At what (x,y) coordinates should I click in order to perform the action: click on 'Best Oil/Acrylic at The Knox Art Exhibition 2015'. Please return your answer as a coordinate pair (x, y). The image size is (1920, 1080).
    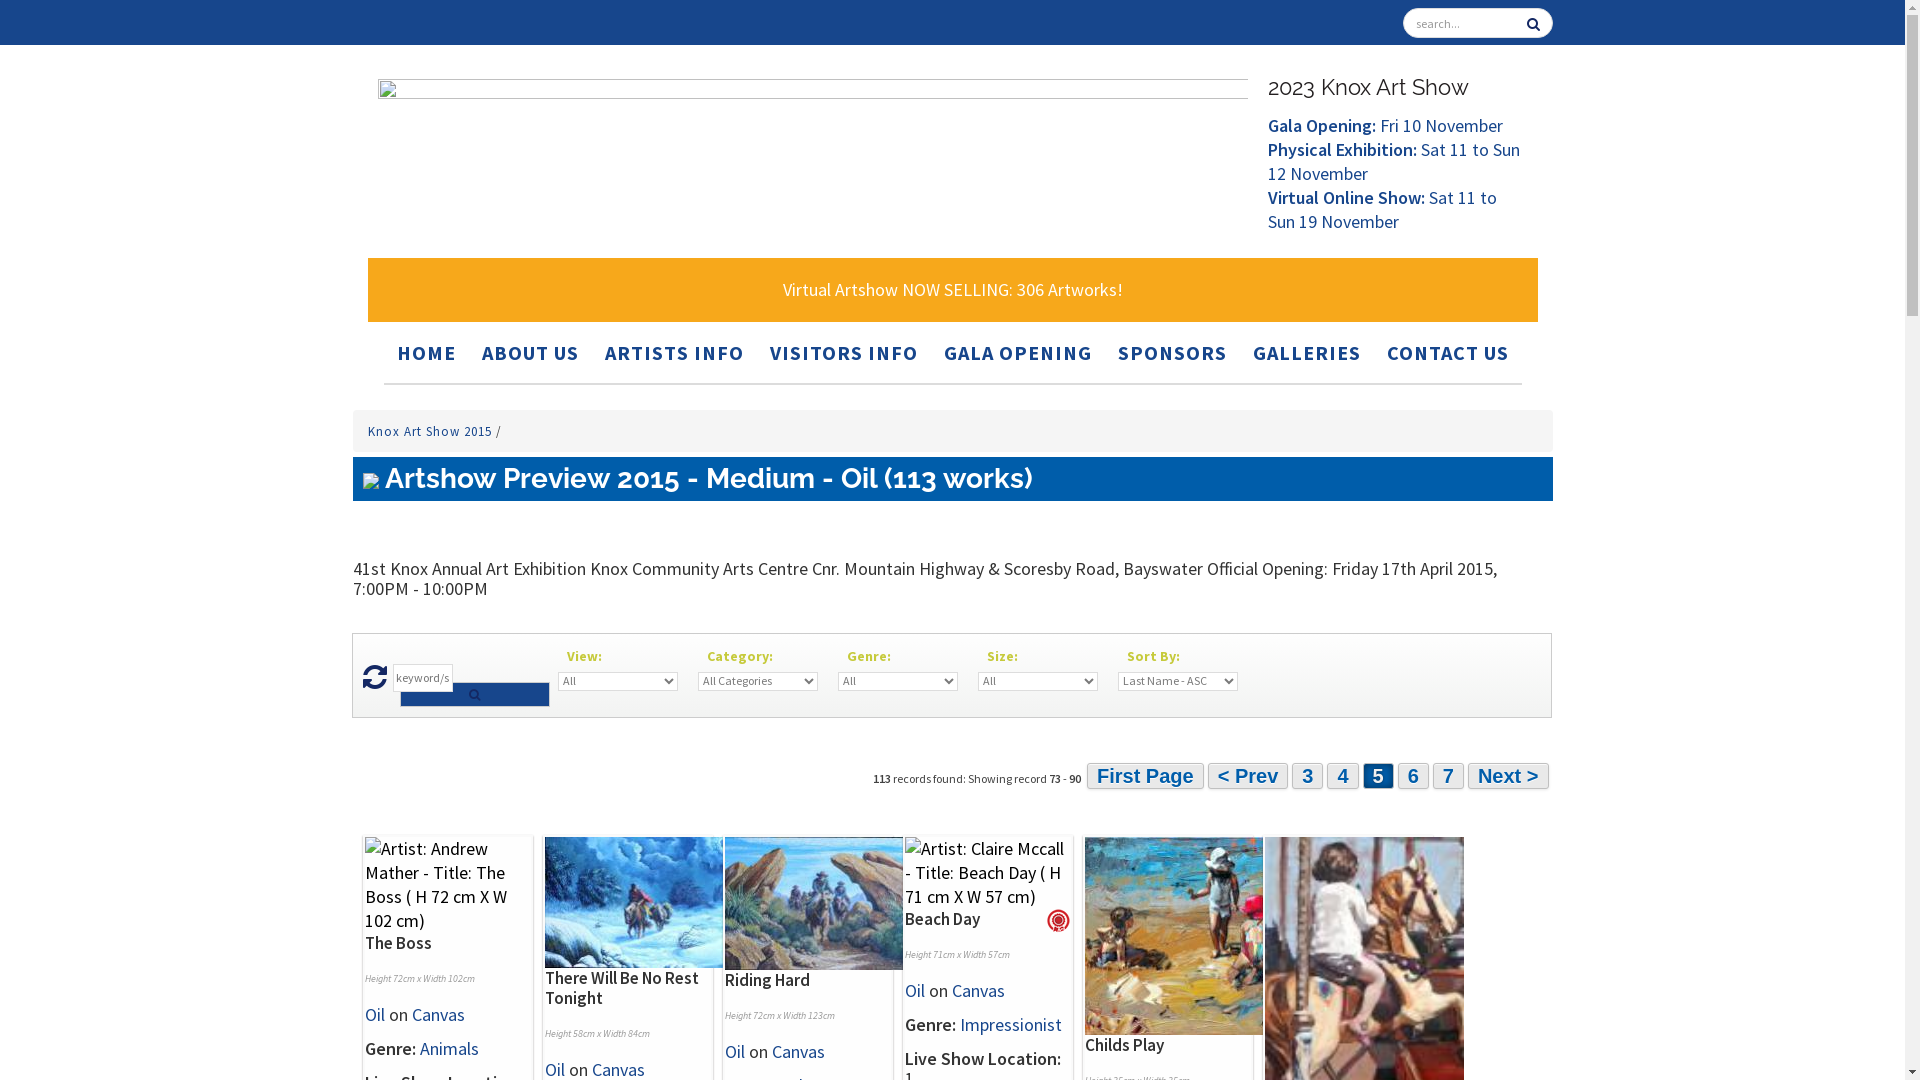
    Looking at the image, I should click on (1045, 921).